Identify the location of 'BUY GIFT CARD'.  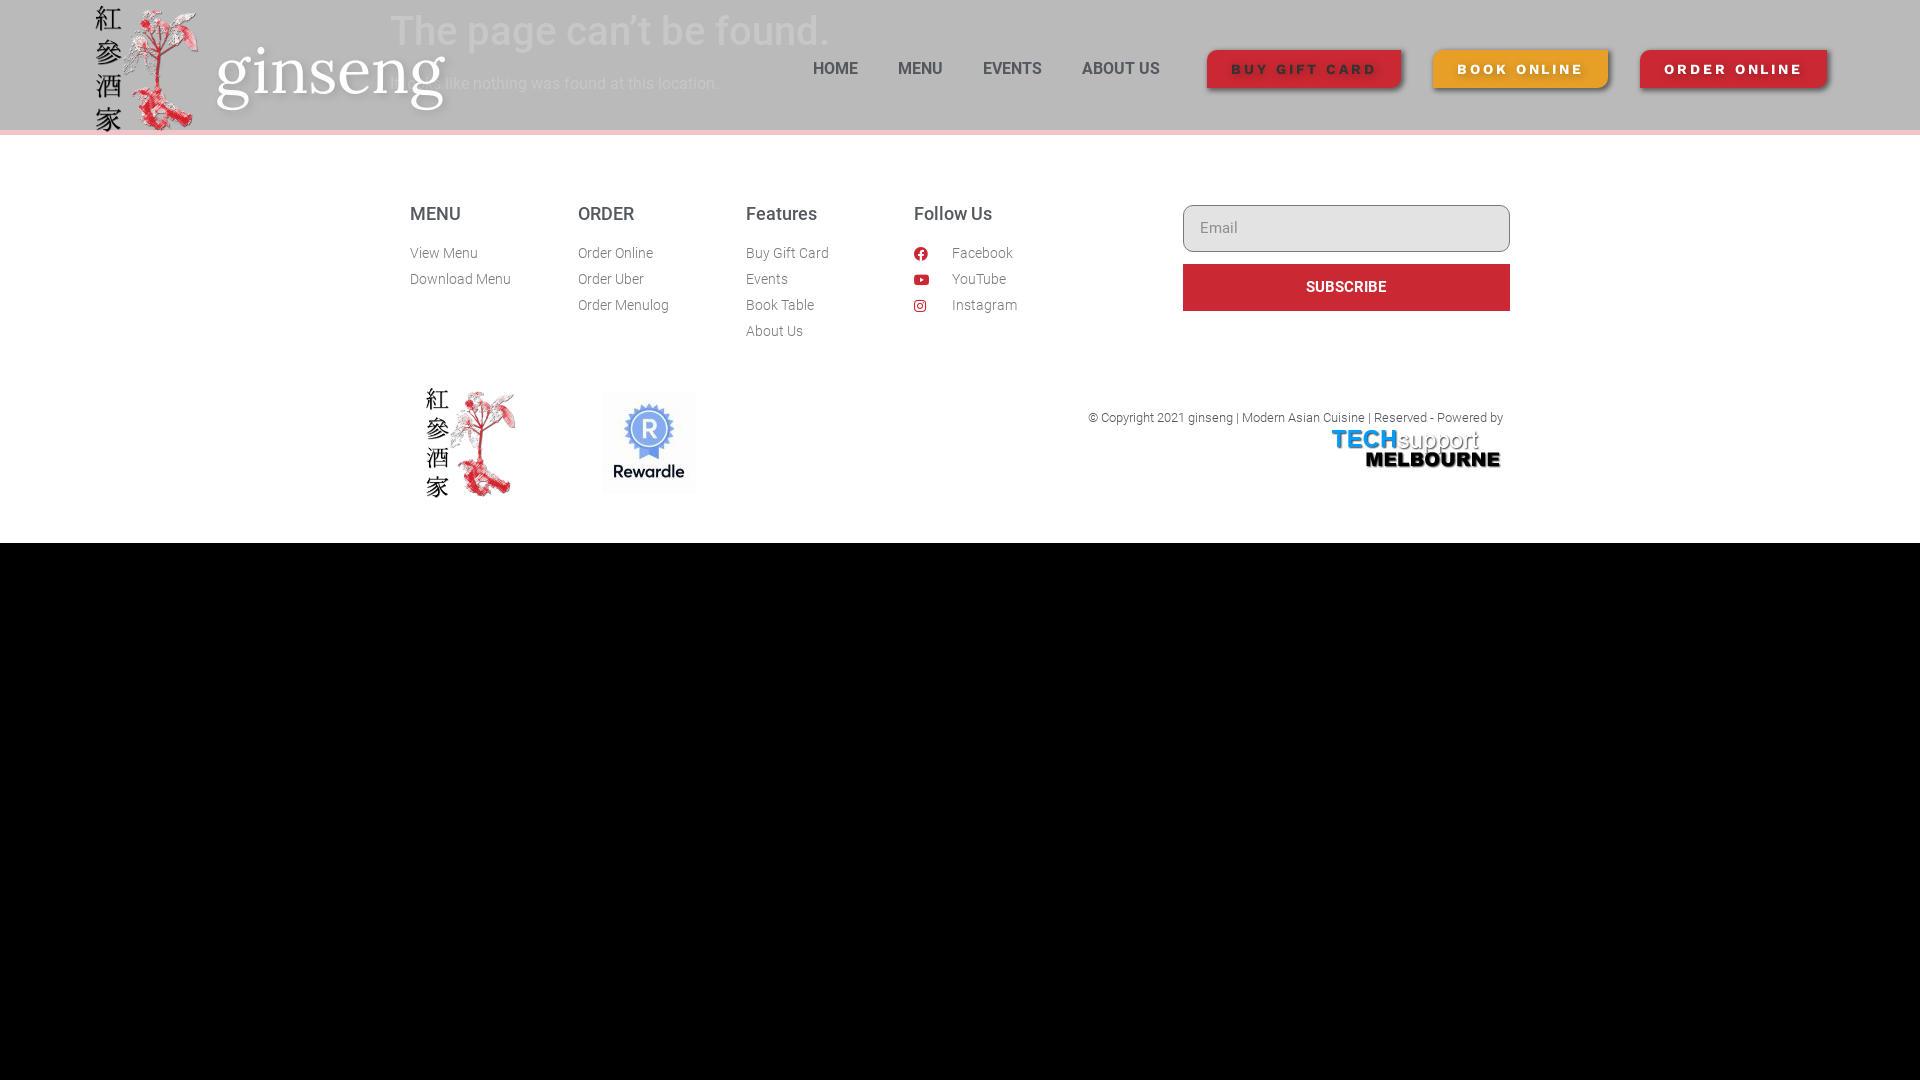
(1304, 68).